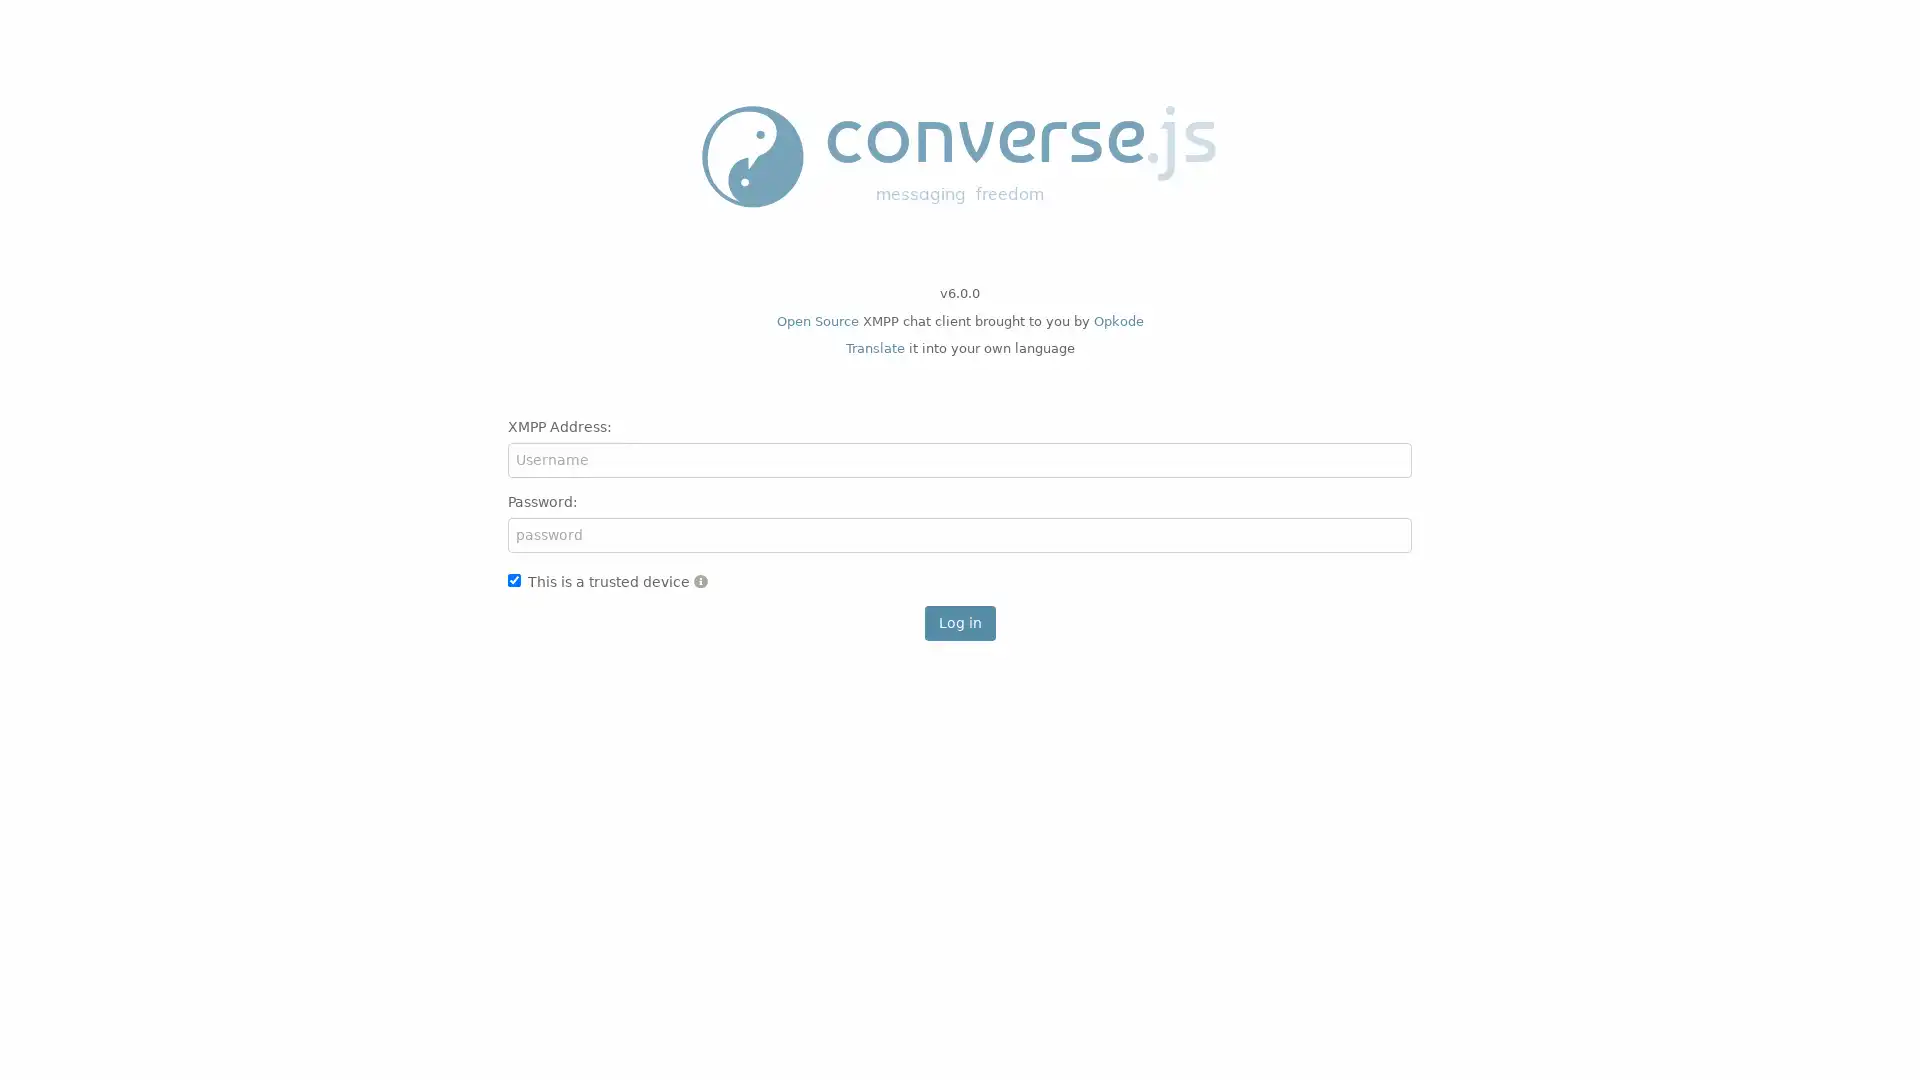  What do you see at coordinates (958, 621) in the screenshot?
I see `Log in` at bounding box center [958, 621].